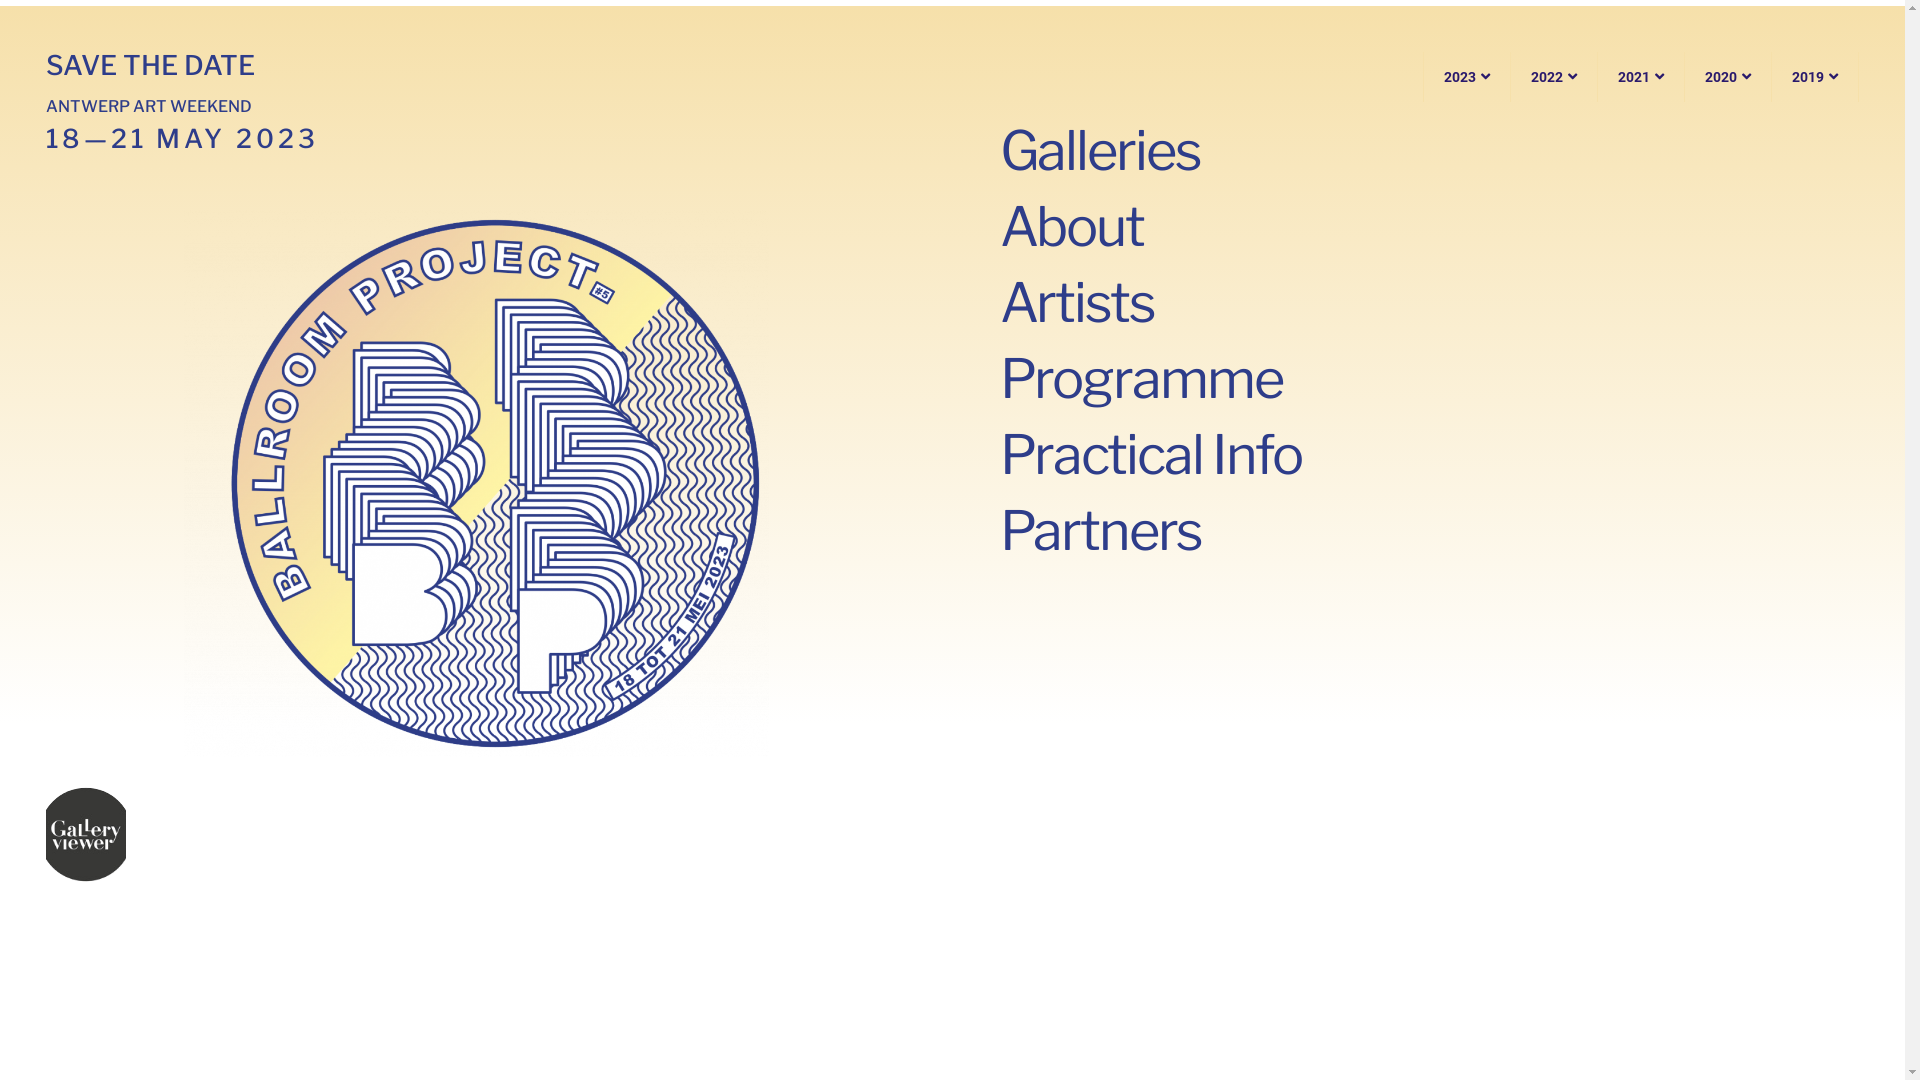 The image size is (1920, 1080). I want to click on '2019', so click(1815, 76).